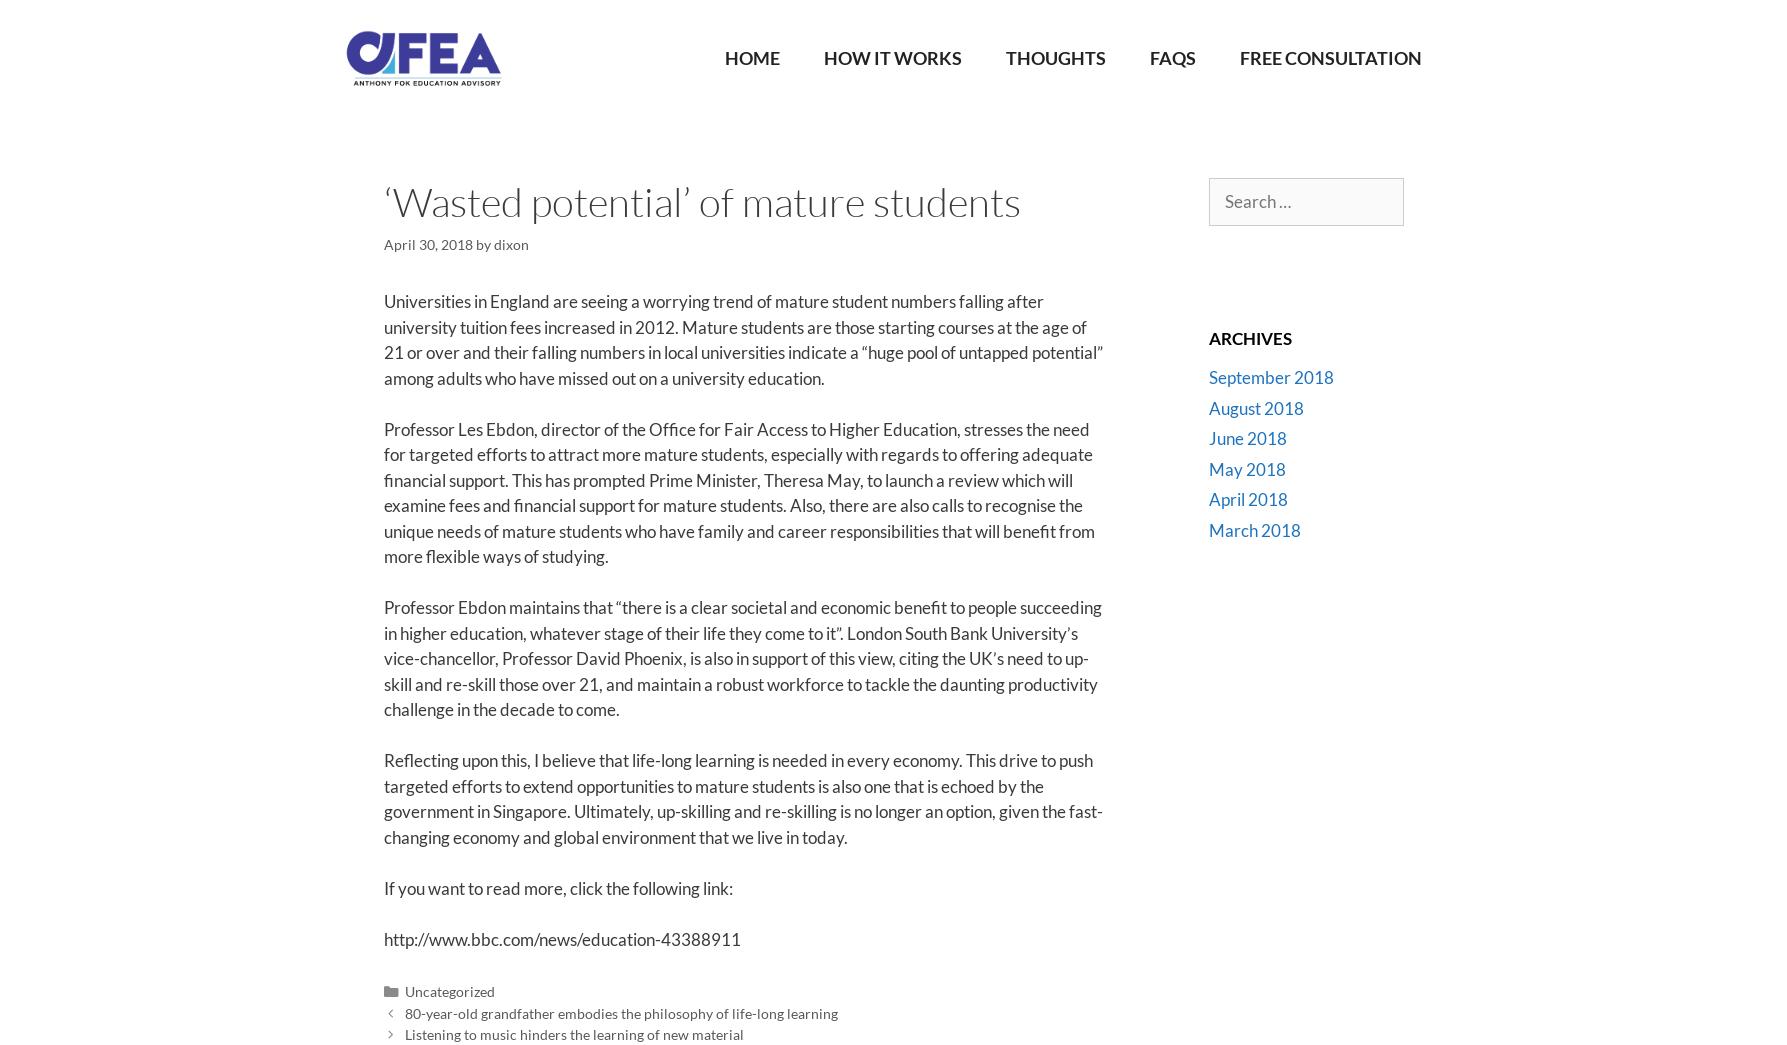 The height and width of the screenshot is (1045, 1787). I want to click on 'Reflecting upon this, I believe that life-long learning is needed in every economy. This drive to push targeted efforts to extend opportunities to mature students is also one that is echoed by the government in Singapore. Ultimately, up-skilling and re-skilling is no longer an option, given the fast-changing economy and global environment that we live in today.', so click(742, 798).